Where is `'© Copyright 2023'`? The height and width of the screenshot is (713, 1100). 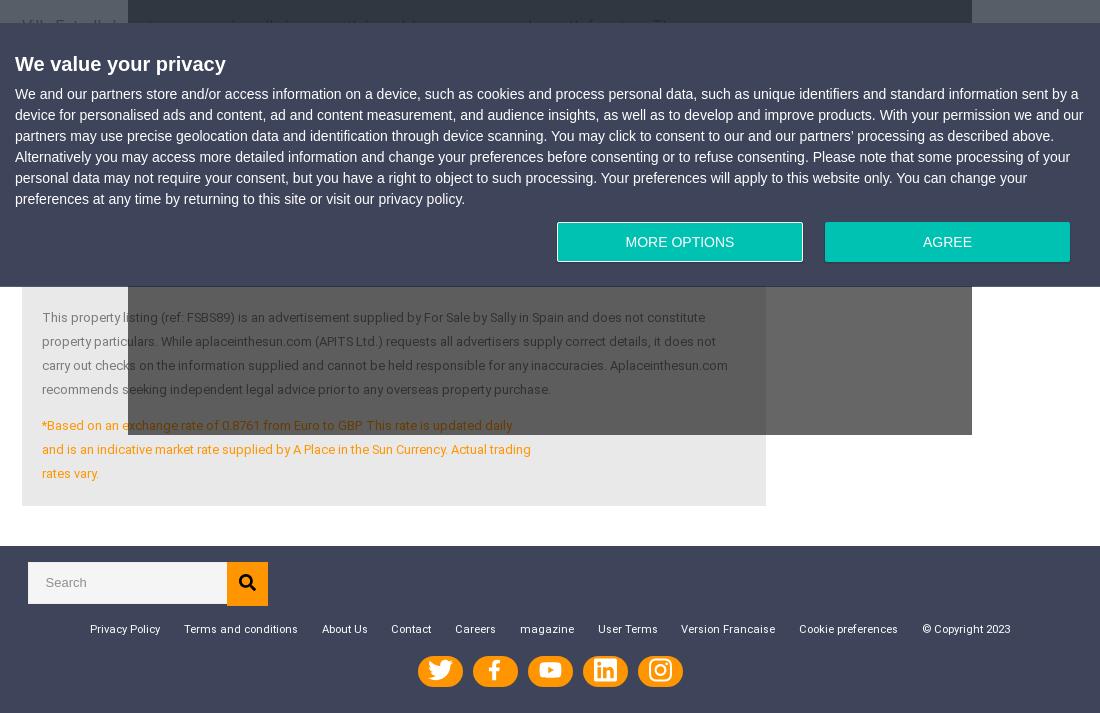
'© Copyright 2023' is located at coordinates (965, 628).